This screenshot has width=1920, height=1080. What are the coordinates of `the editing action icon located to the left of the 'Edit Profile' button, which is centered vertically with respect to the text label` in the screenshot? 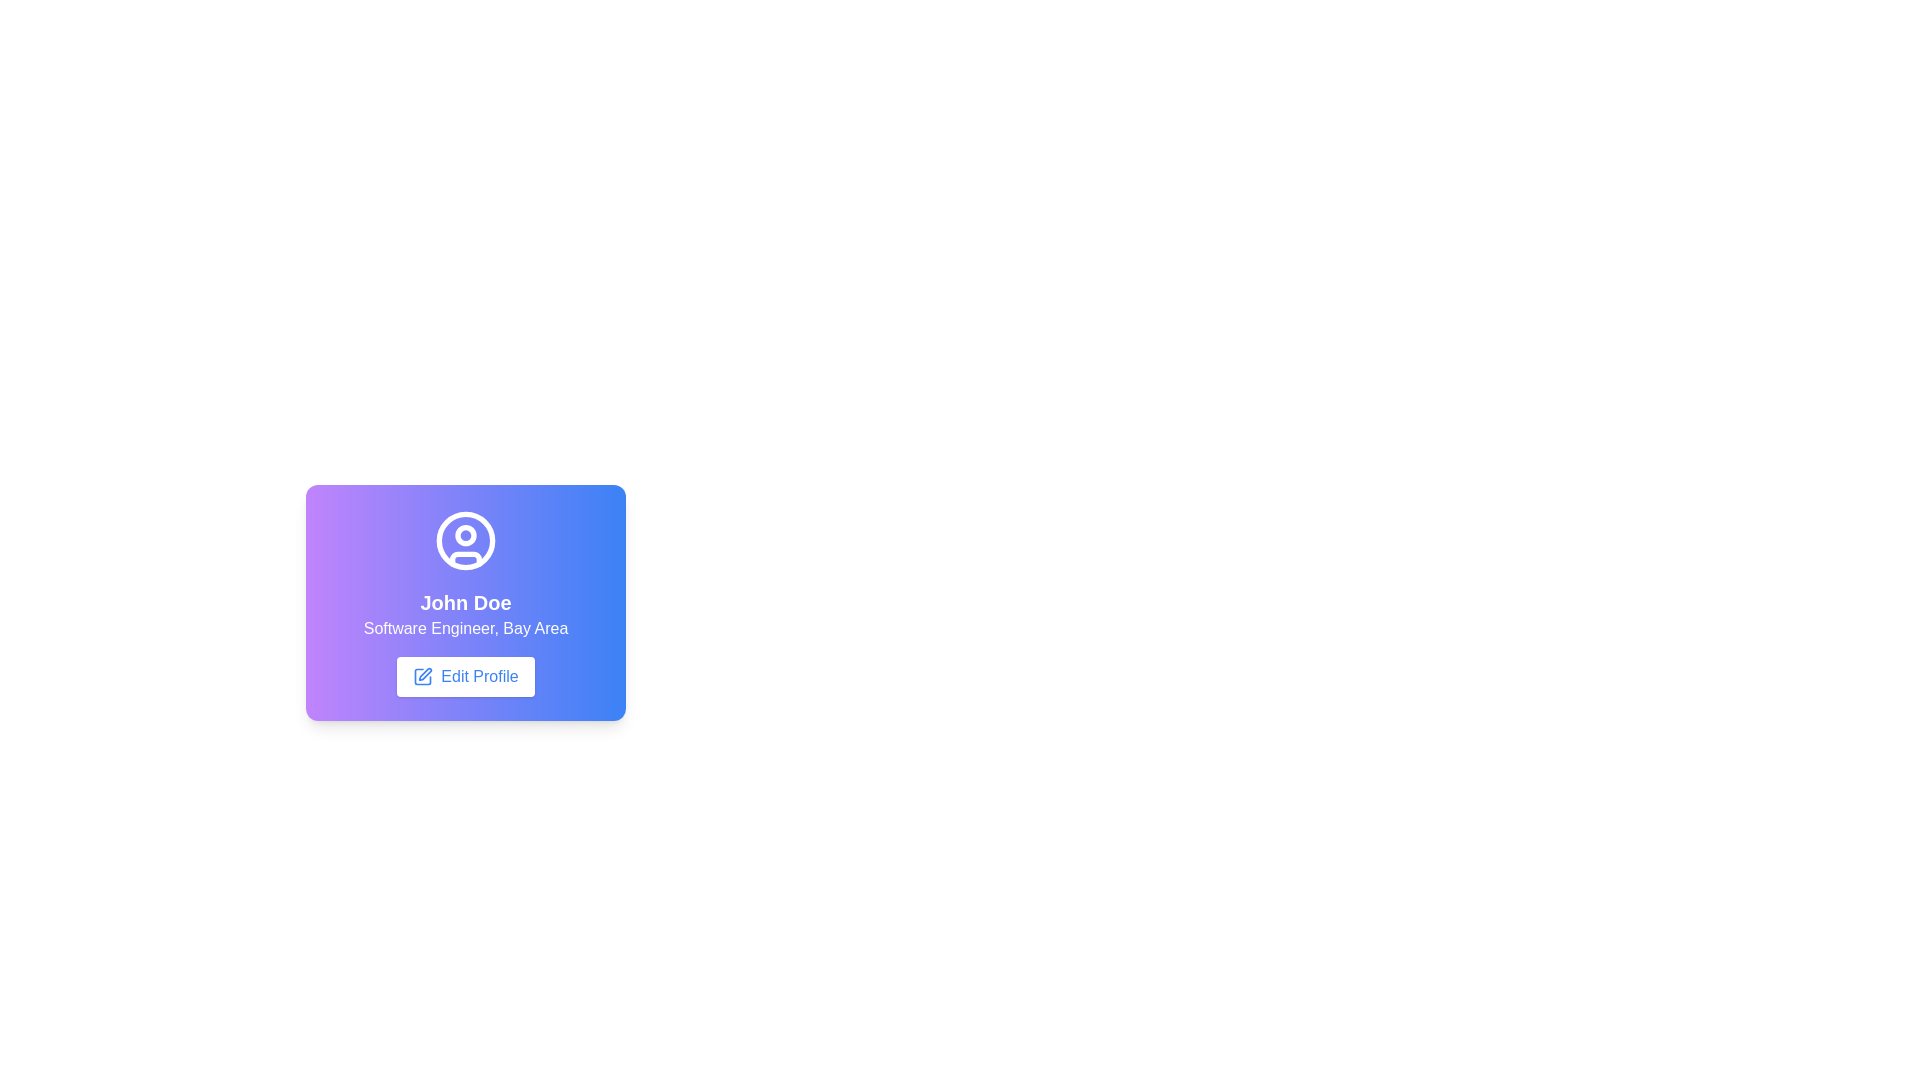 It's located at (422, 676).